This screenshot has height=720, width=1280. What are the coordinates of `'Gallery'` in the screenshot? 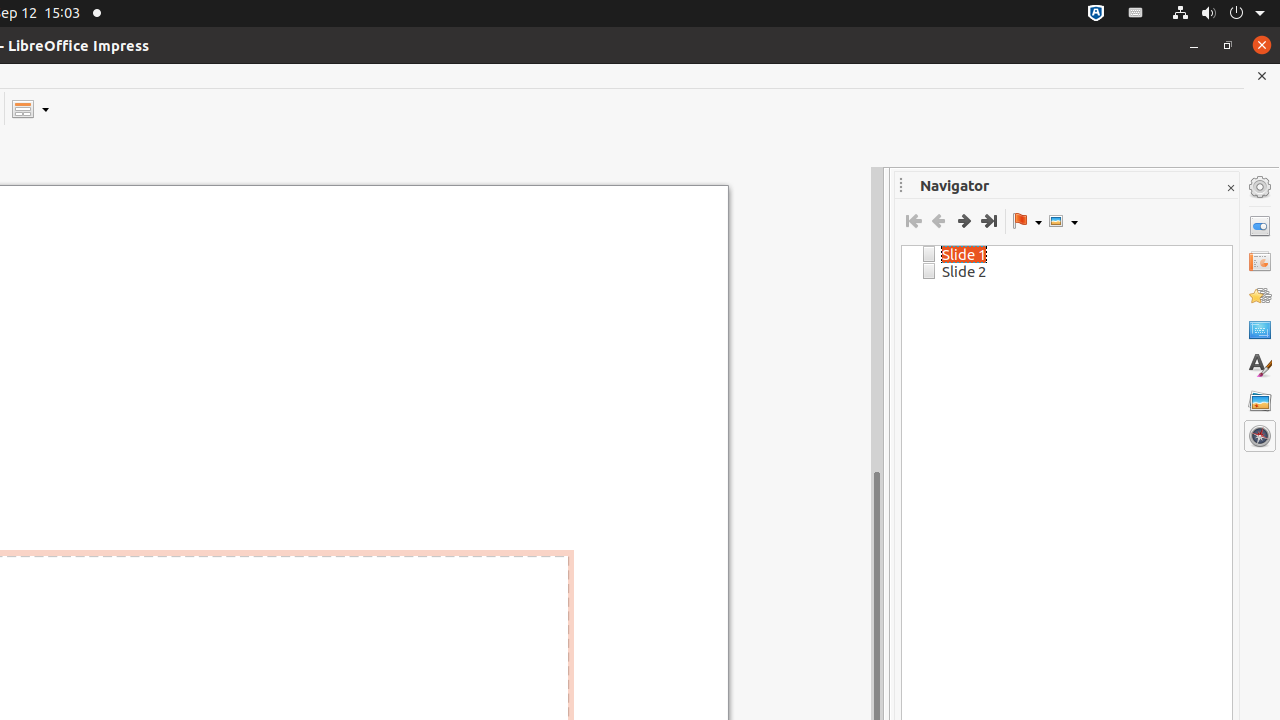 It's located at (1259, 400).